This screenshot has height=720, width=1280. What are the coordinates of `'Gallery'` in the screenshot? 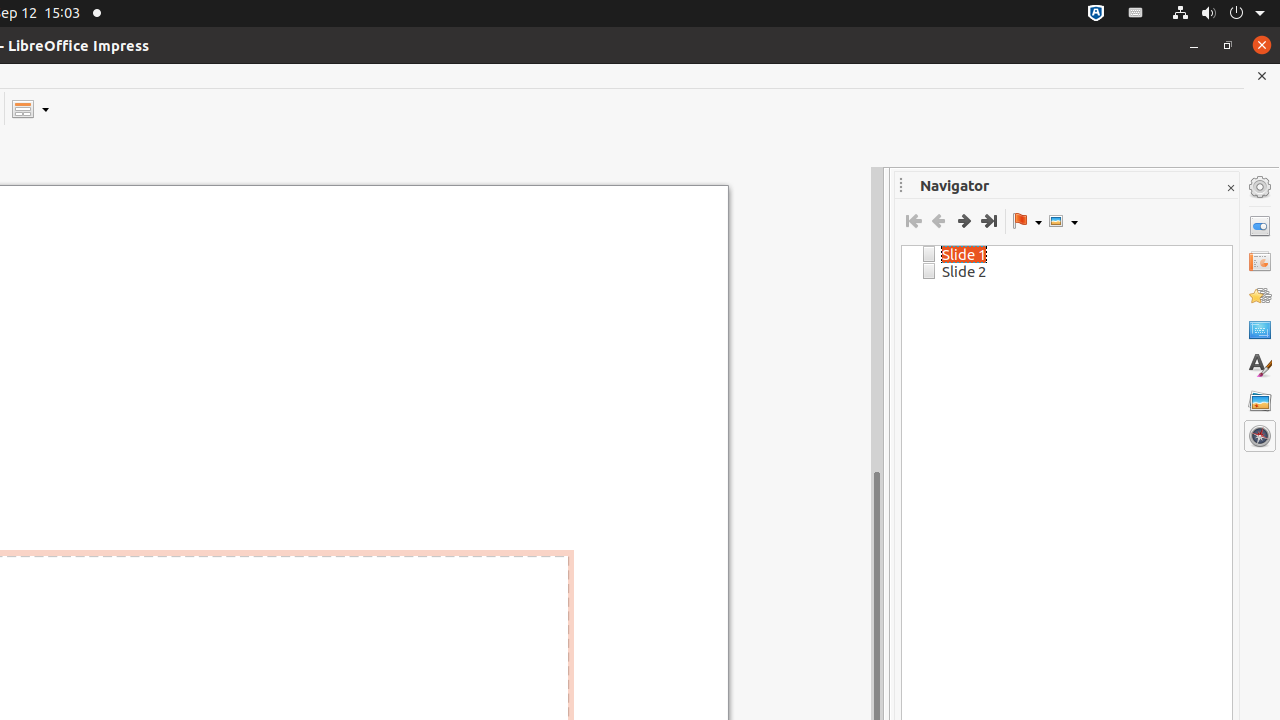 It's located at (1259, 400).